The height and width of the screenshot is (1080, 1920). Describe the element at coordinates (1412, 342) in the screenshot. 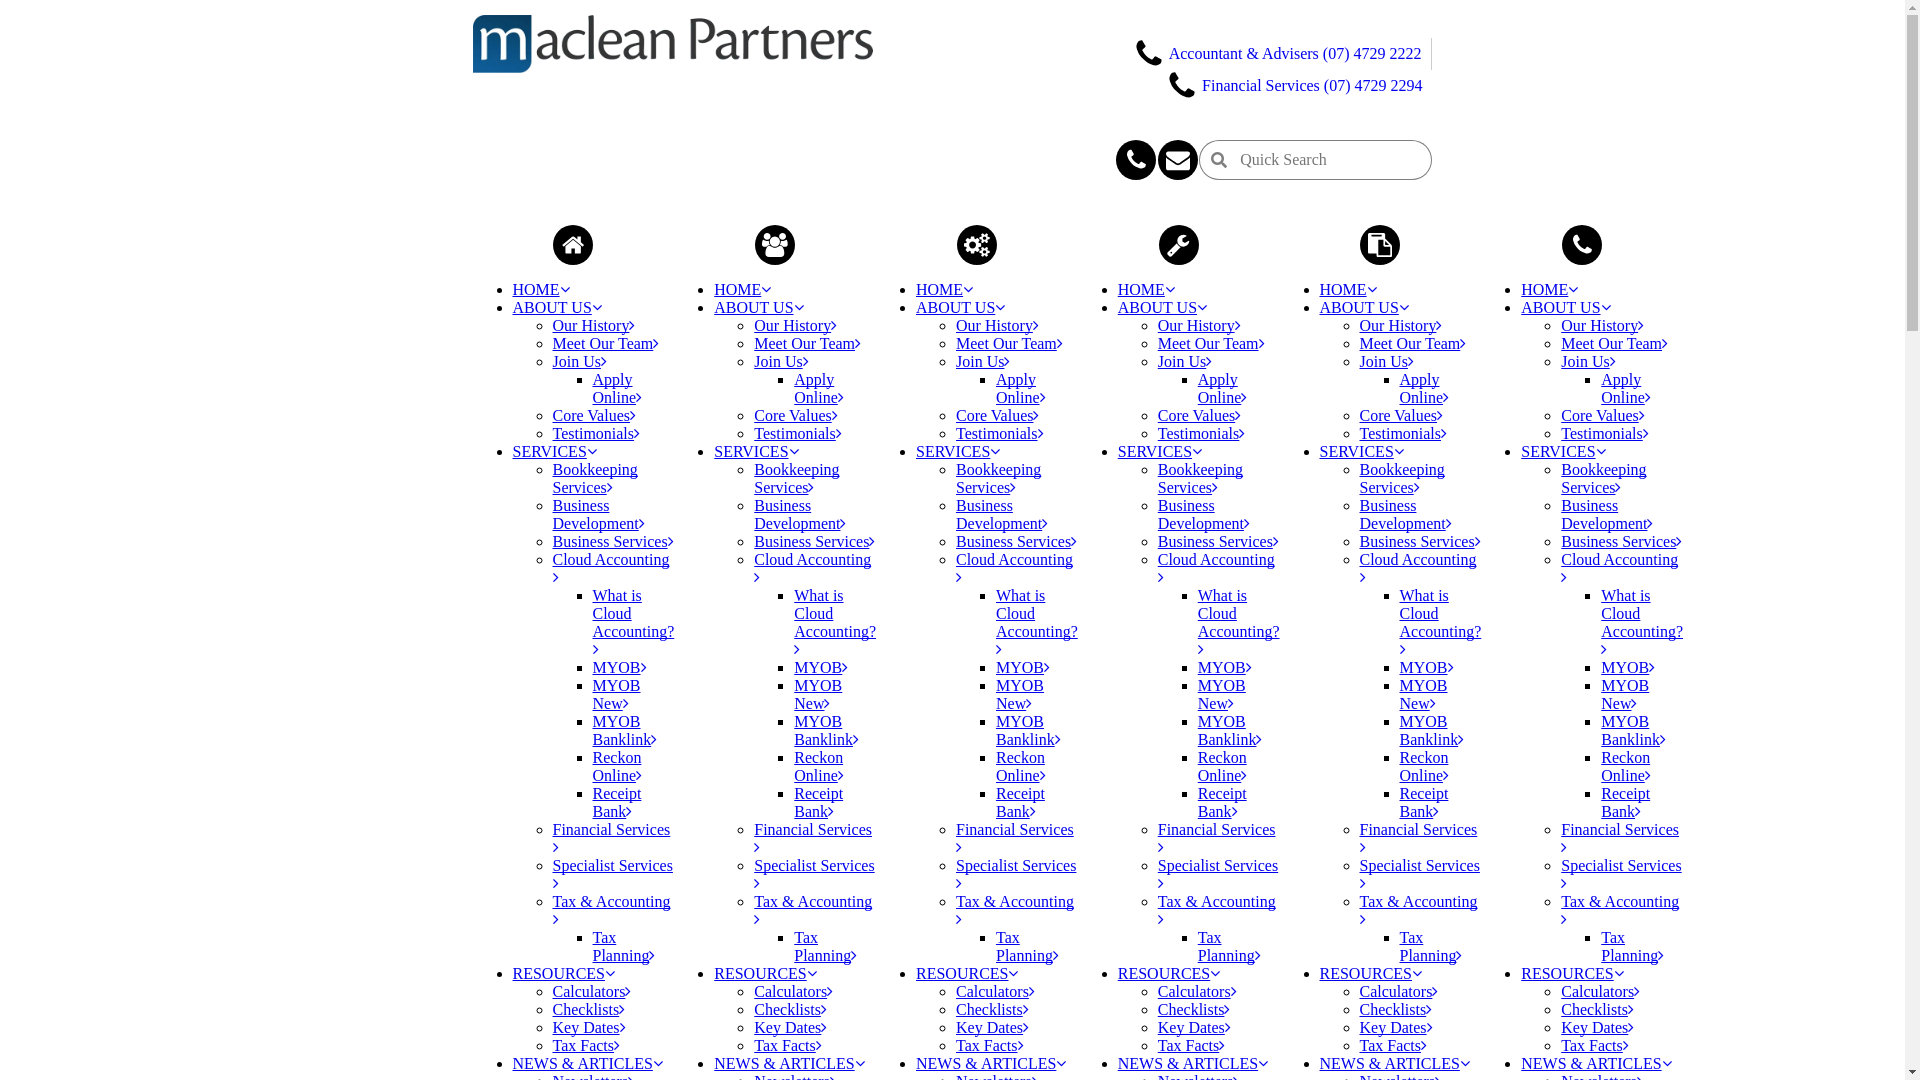

I see `'Meet Our Team'` at that location.